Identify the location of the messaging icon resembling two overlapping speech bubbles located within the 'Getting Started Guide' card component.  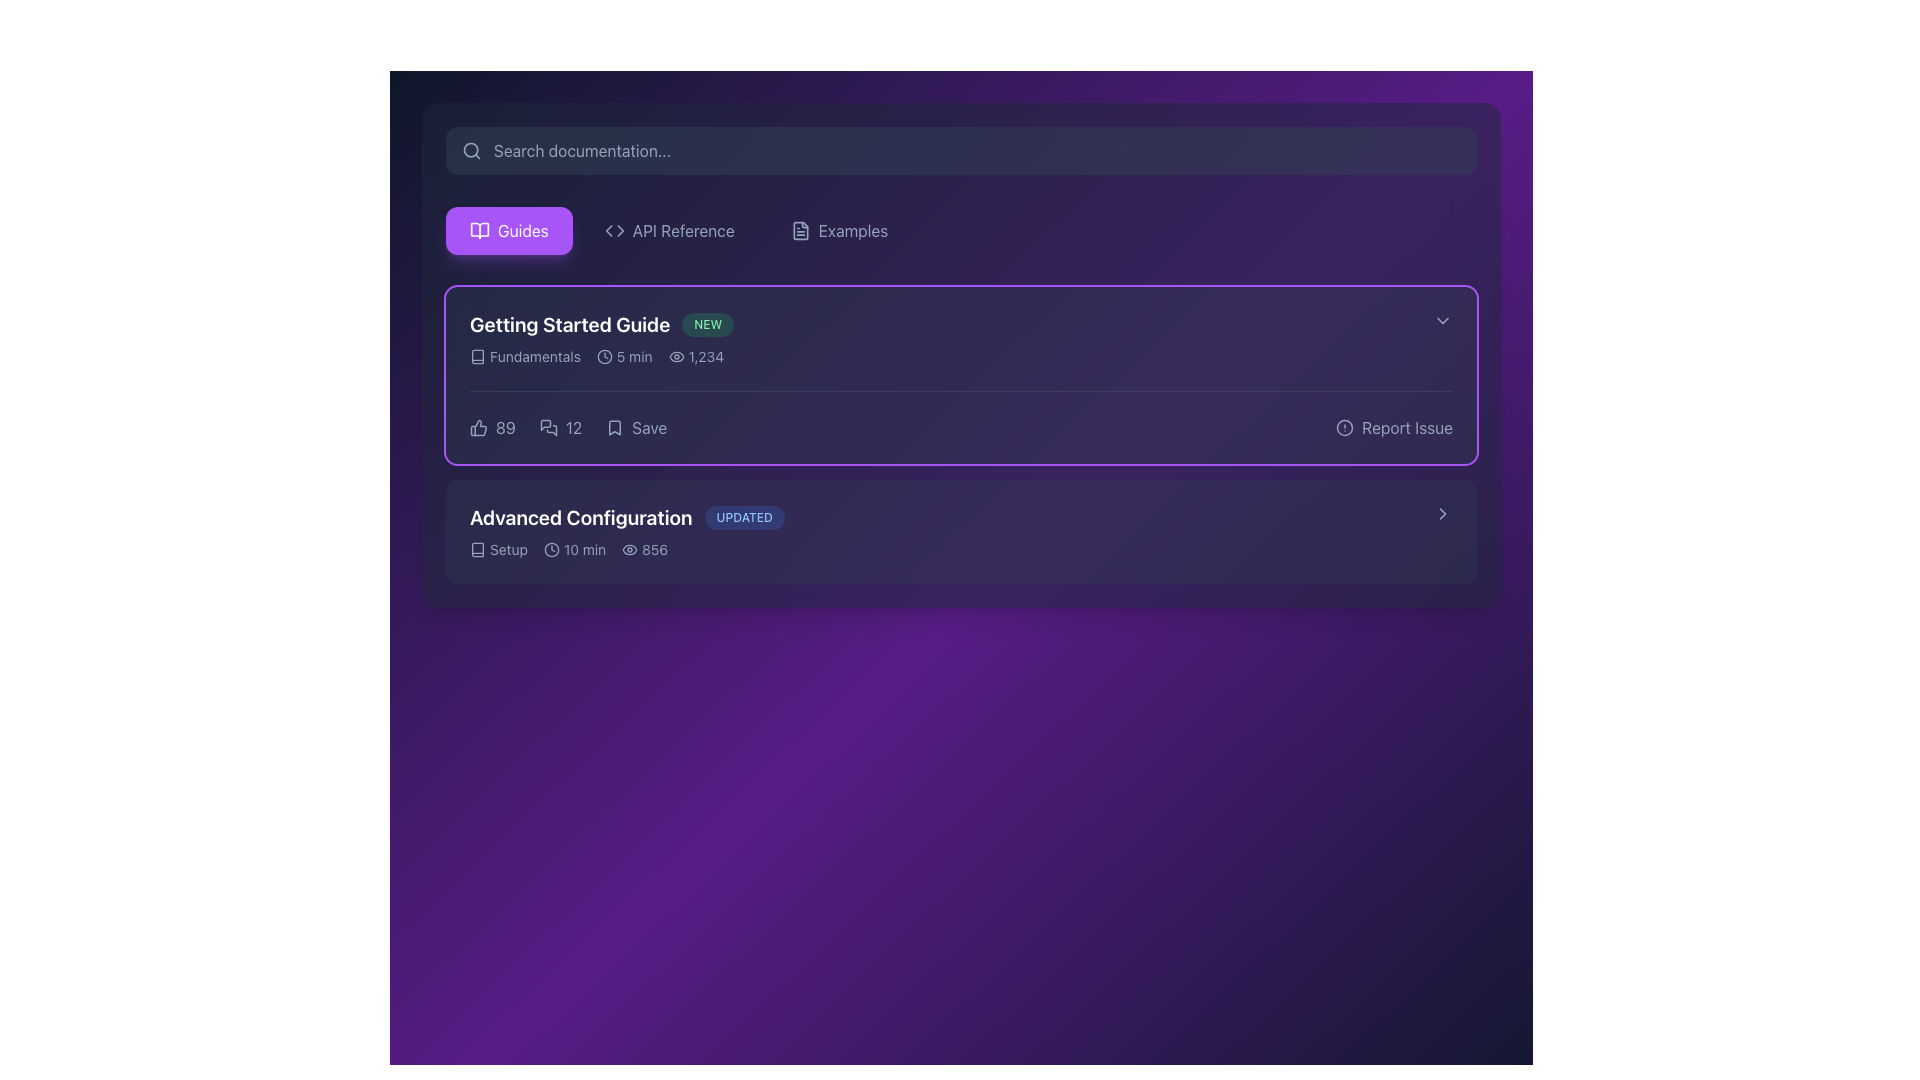
(548, 427).